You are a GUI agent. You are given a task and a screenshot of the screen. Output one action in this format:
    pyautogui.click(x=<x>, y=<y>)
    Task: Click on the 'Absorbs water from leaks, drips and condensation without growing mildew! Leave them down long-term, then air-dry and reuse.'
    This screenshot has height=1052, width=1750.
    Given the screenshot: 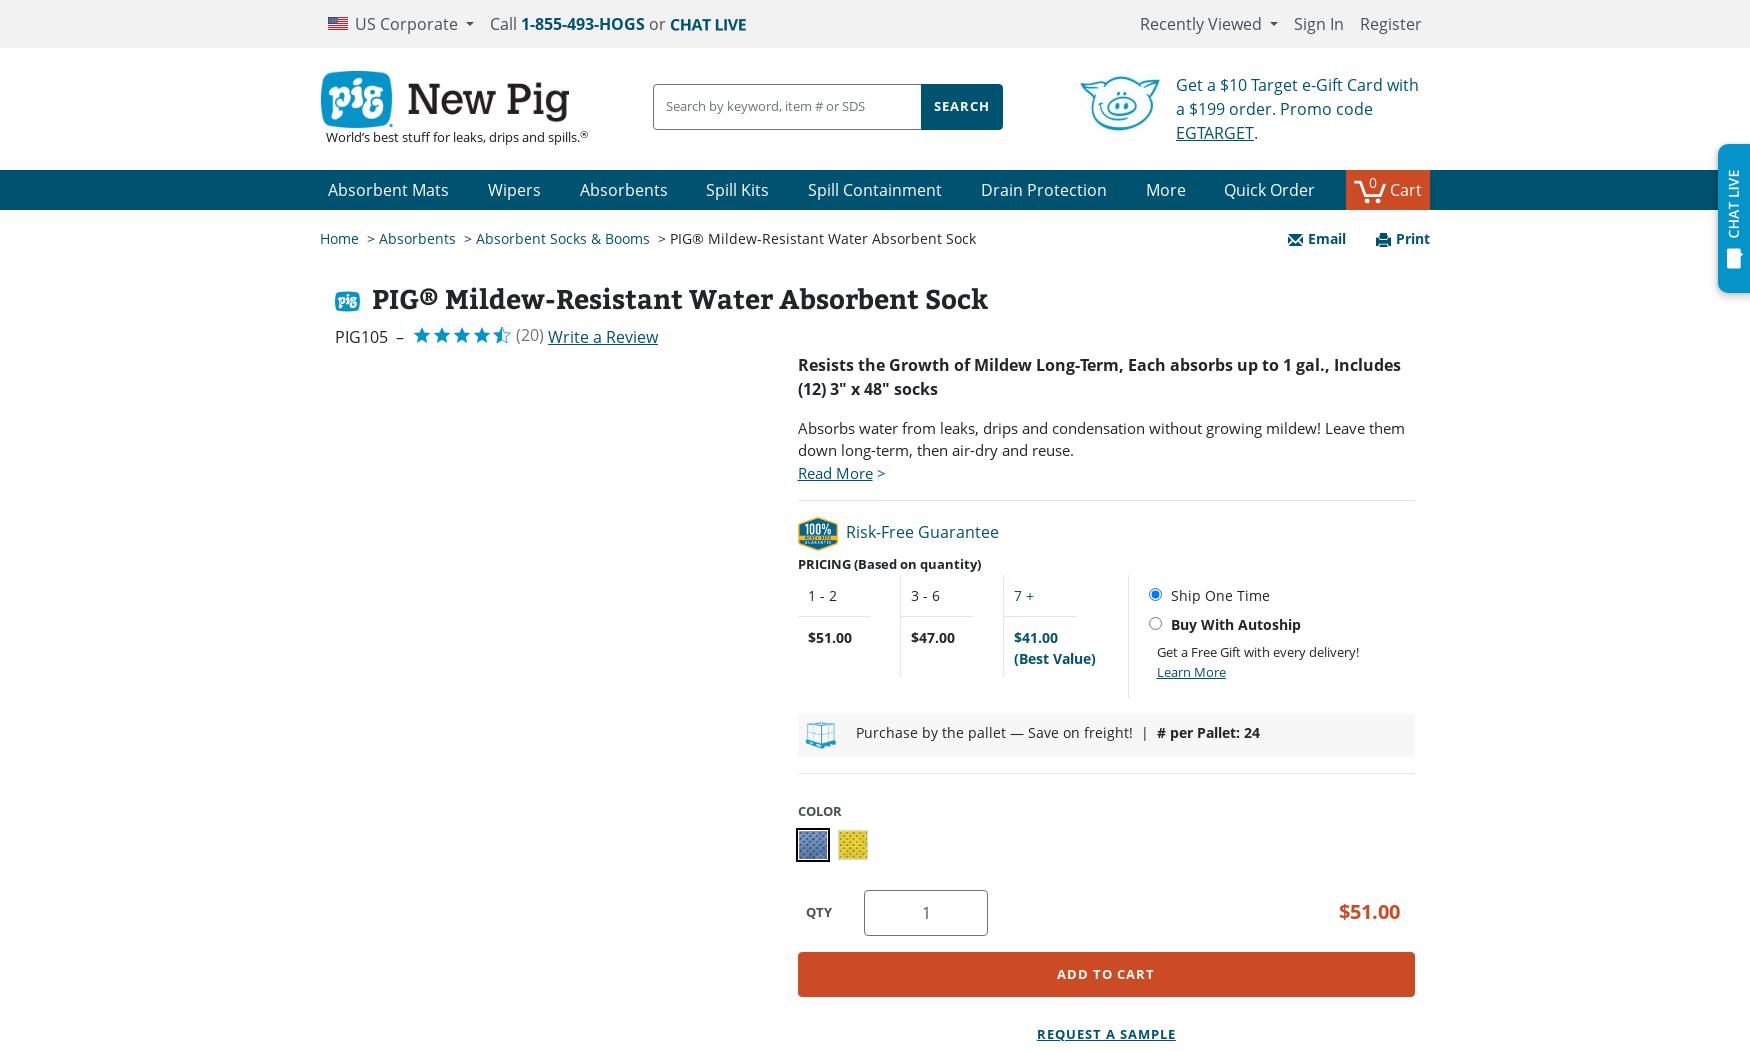 What is the action you would take?
    pyautogui.click(x=1100, y=437)
    